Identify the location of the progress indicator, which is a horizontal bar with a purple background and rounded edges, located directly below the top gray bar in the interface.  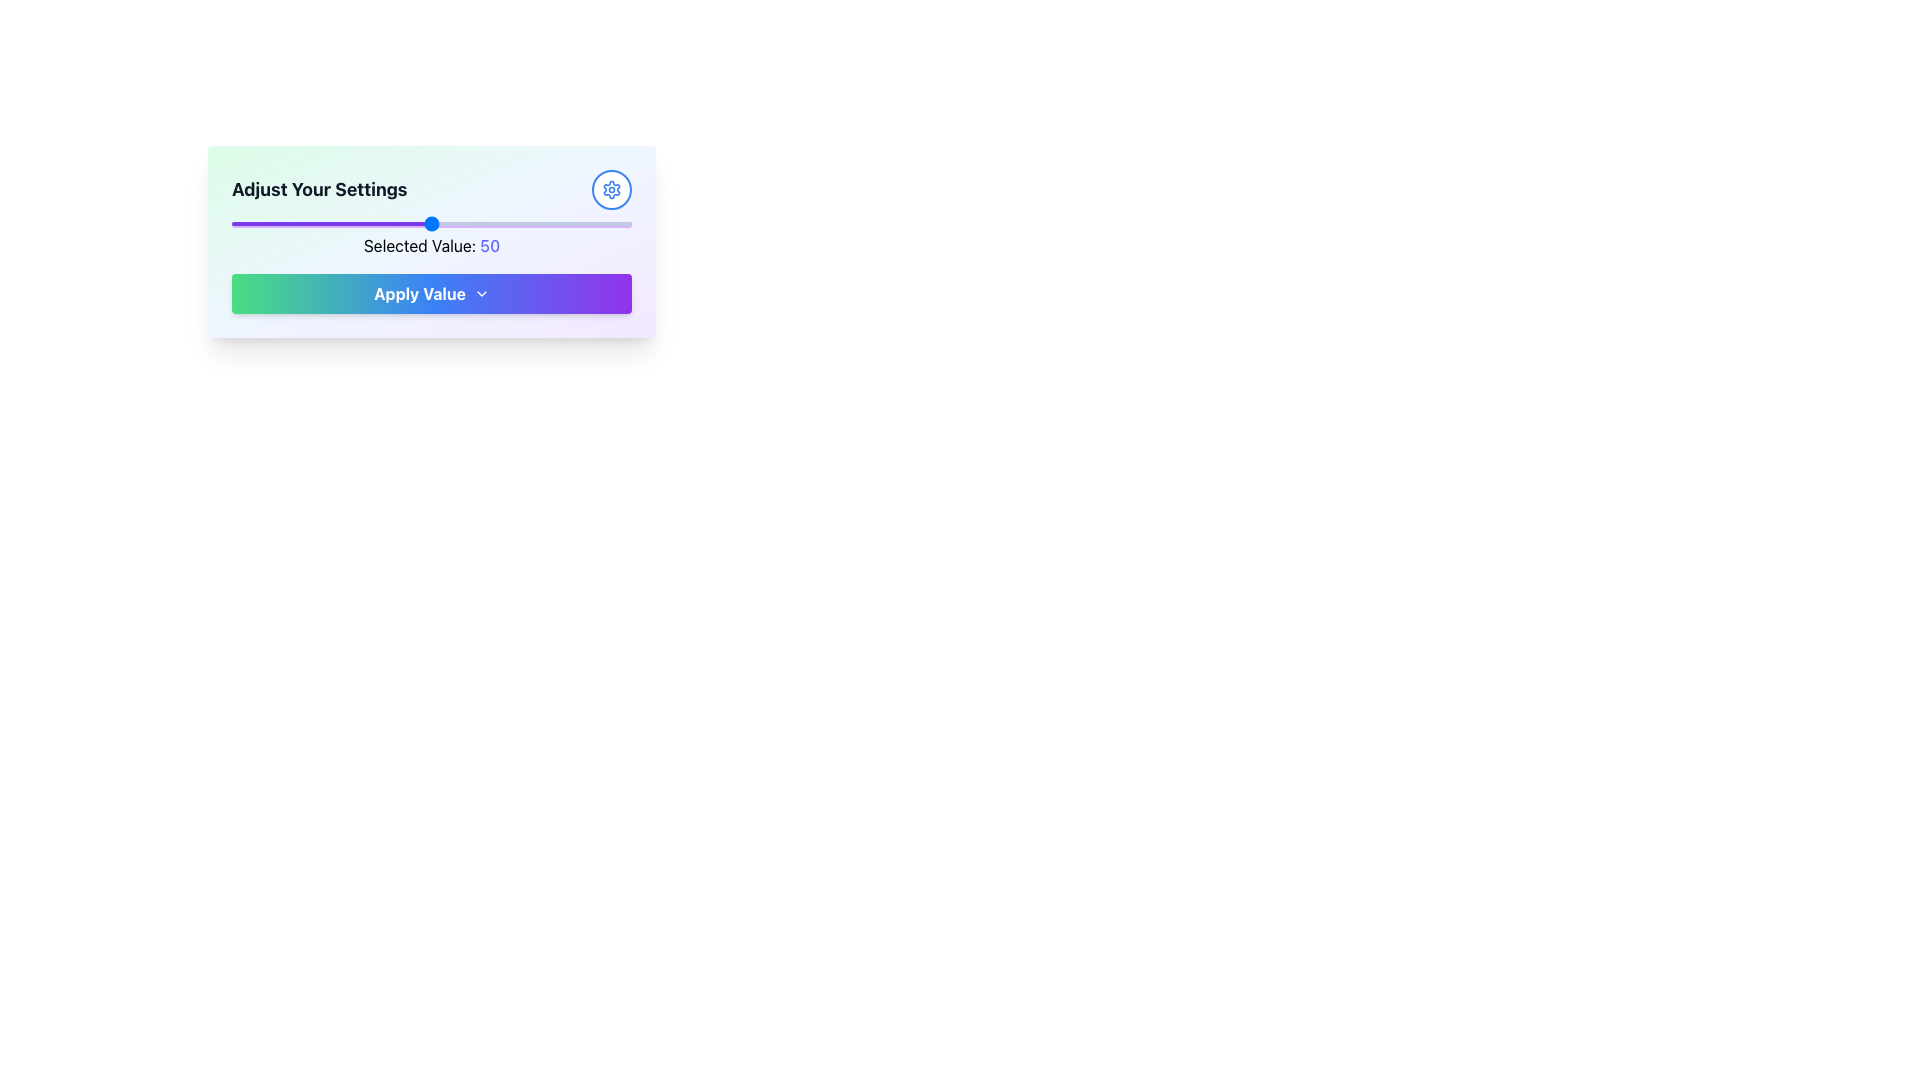
(431, 224).